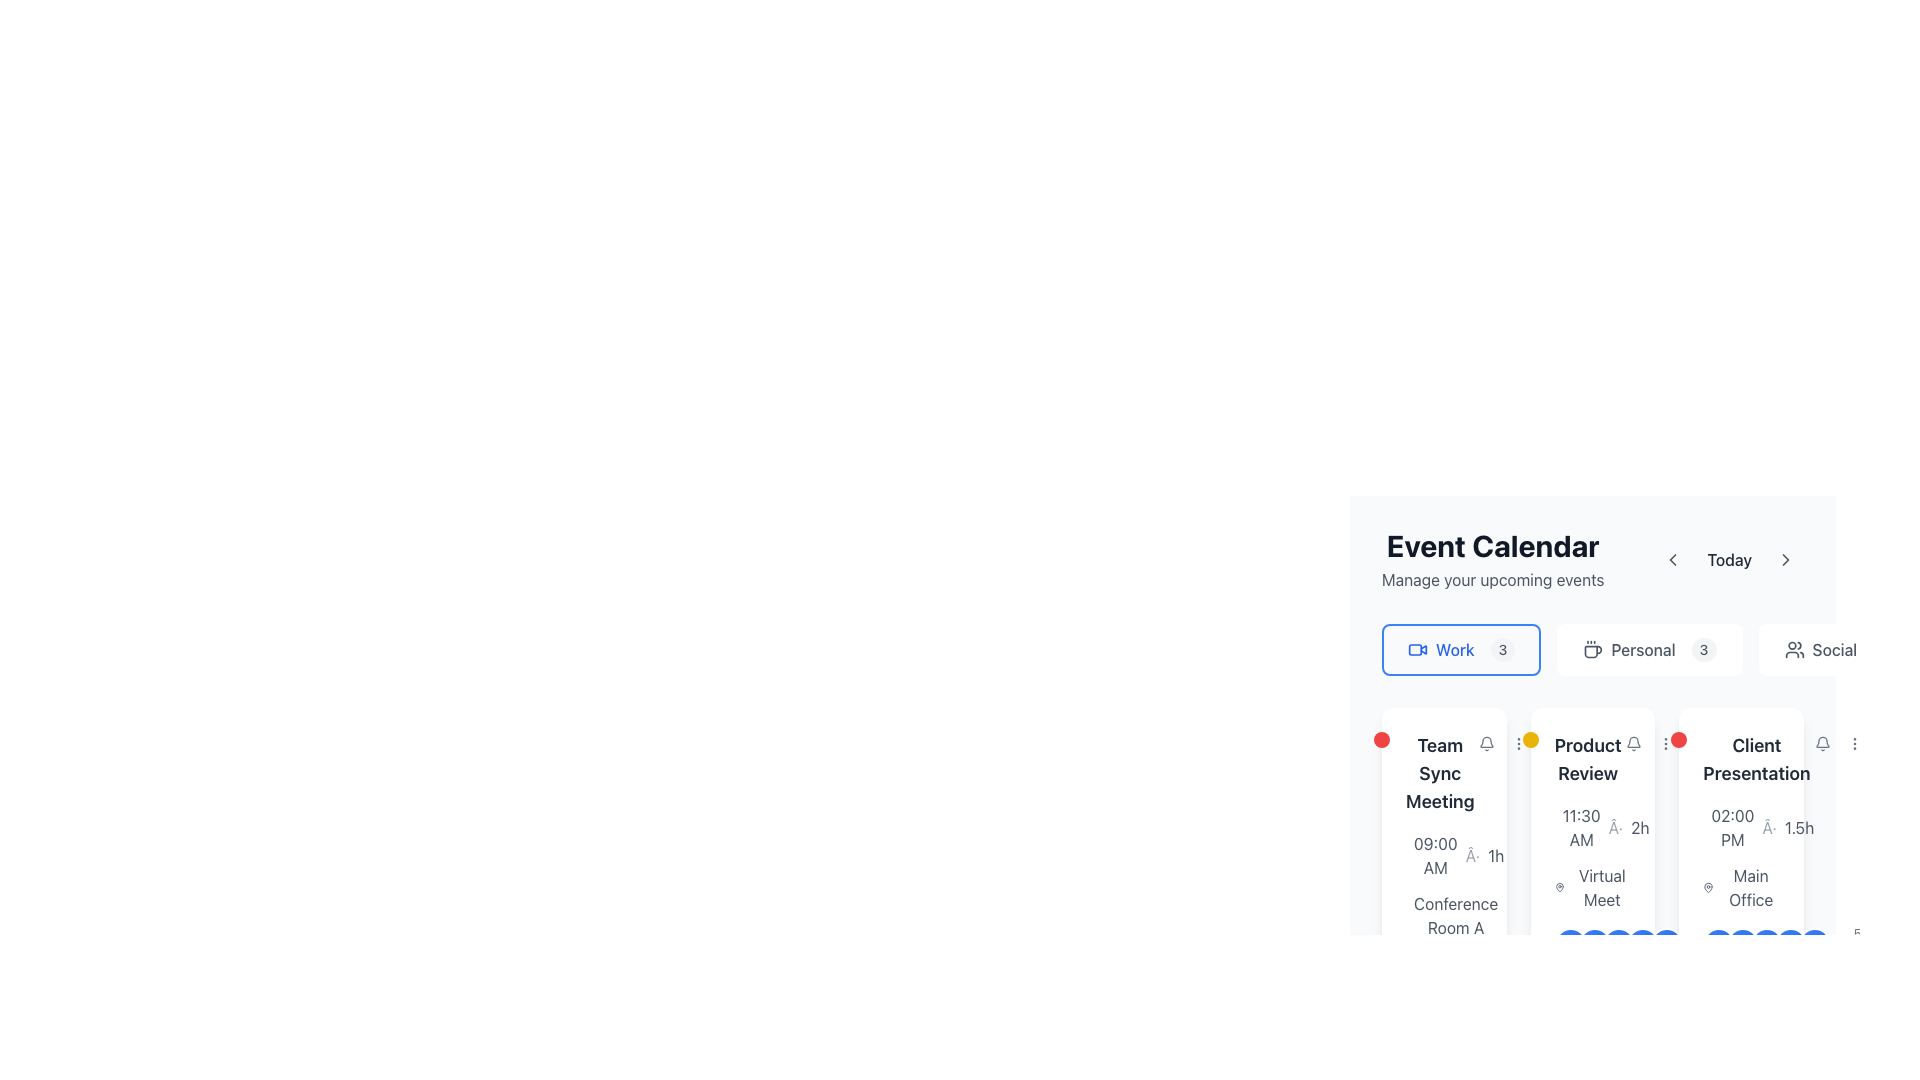 Image resolution: width=1920 pixels, height=1080 pixels. Describe the element at coordinates (1689, 944) in the screenshot. I see `the last circular badge in the horizontal list, located below the 'Event Calendar'` at that location.